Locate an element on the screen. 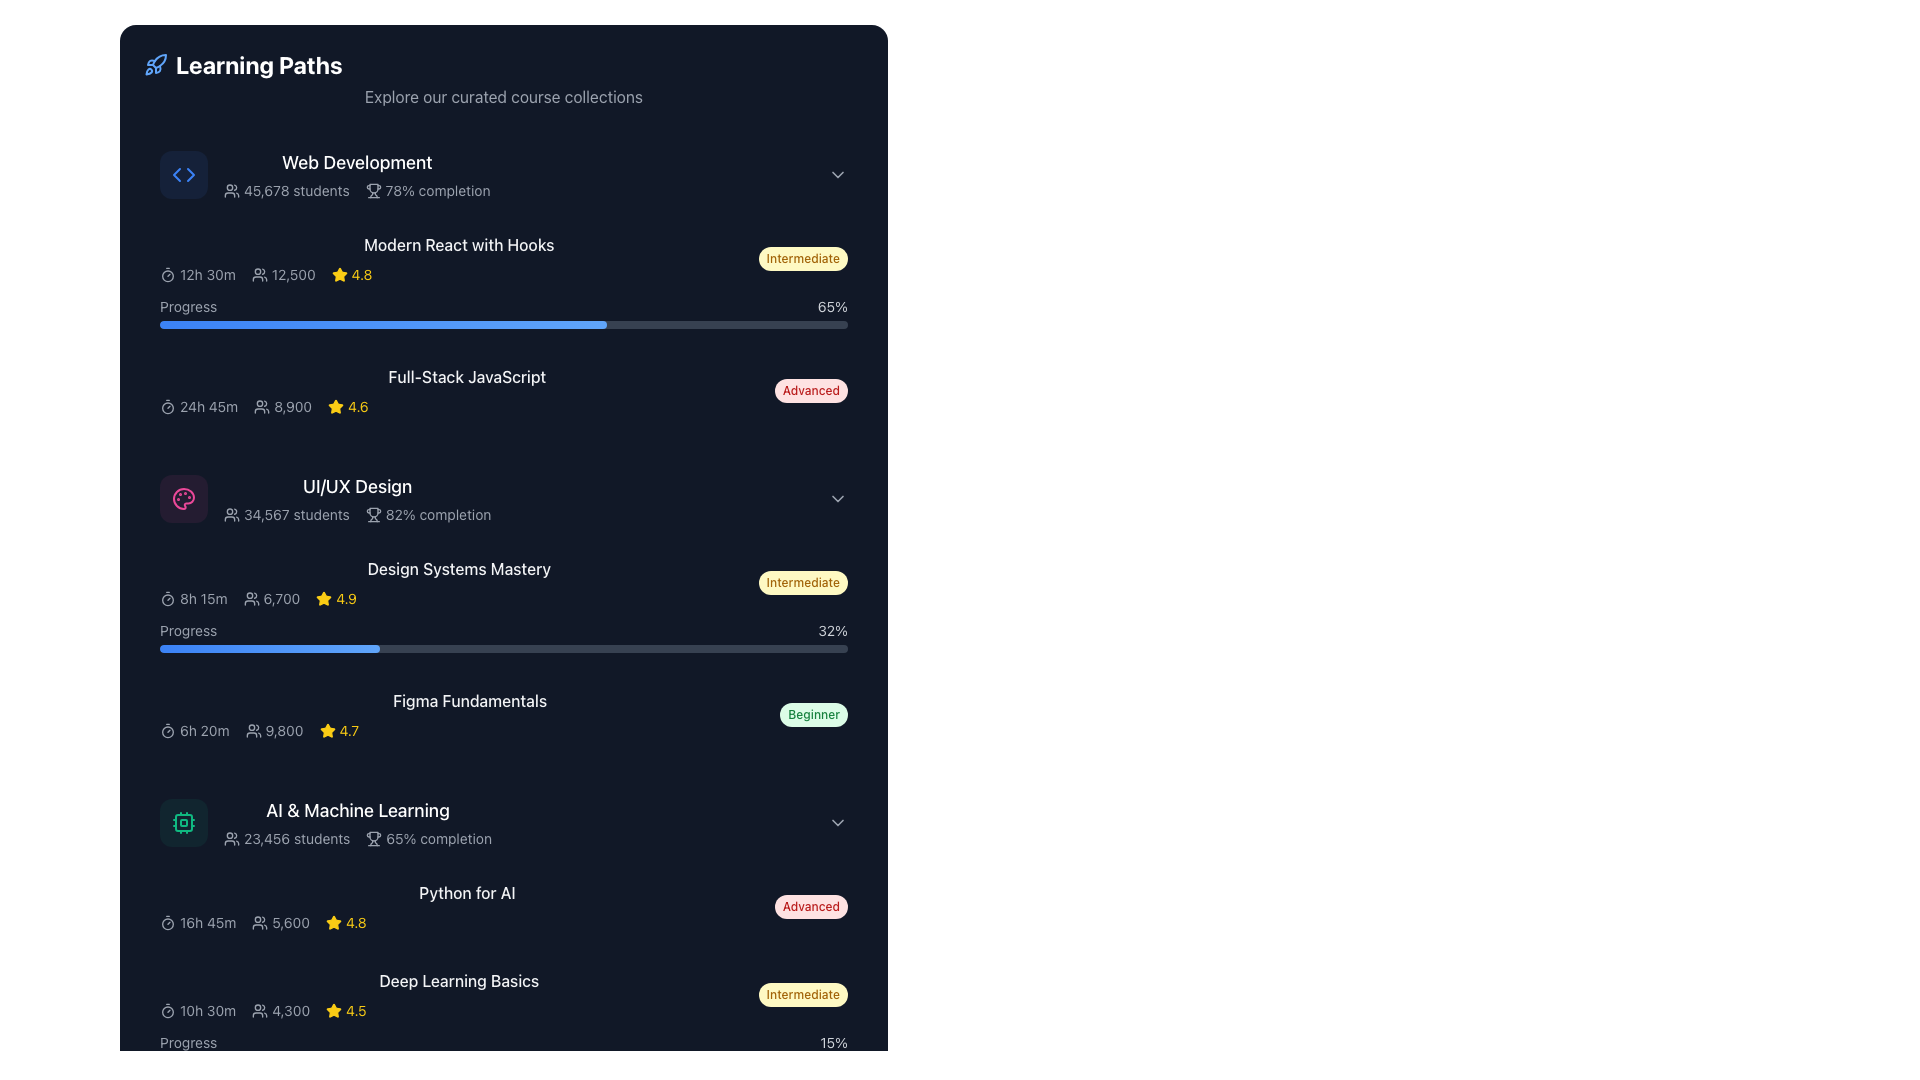 The height and width of the screenshot is (1080, 1920). the yellow five-pointed star icon representing the rating for the course 'Deep Learning Basics' in the 'AI & Machine Learning' section is located at coordinates (334, 1010).